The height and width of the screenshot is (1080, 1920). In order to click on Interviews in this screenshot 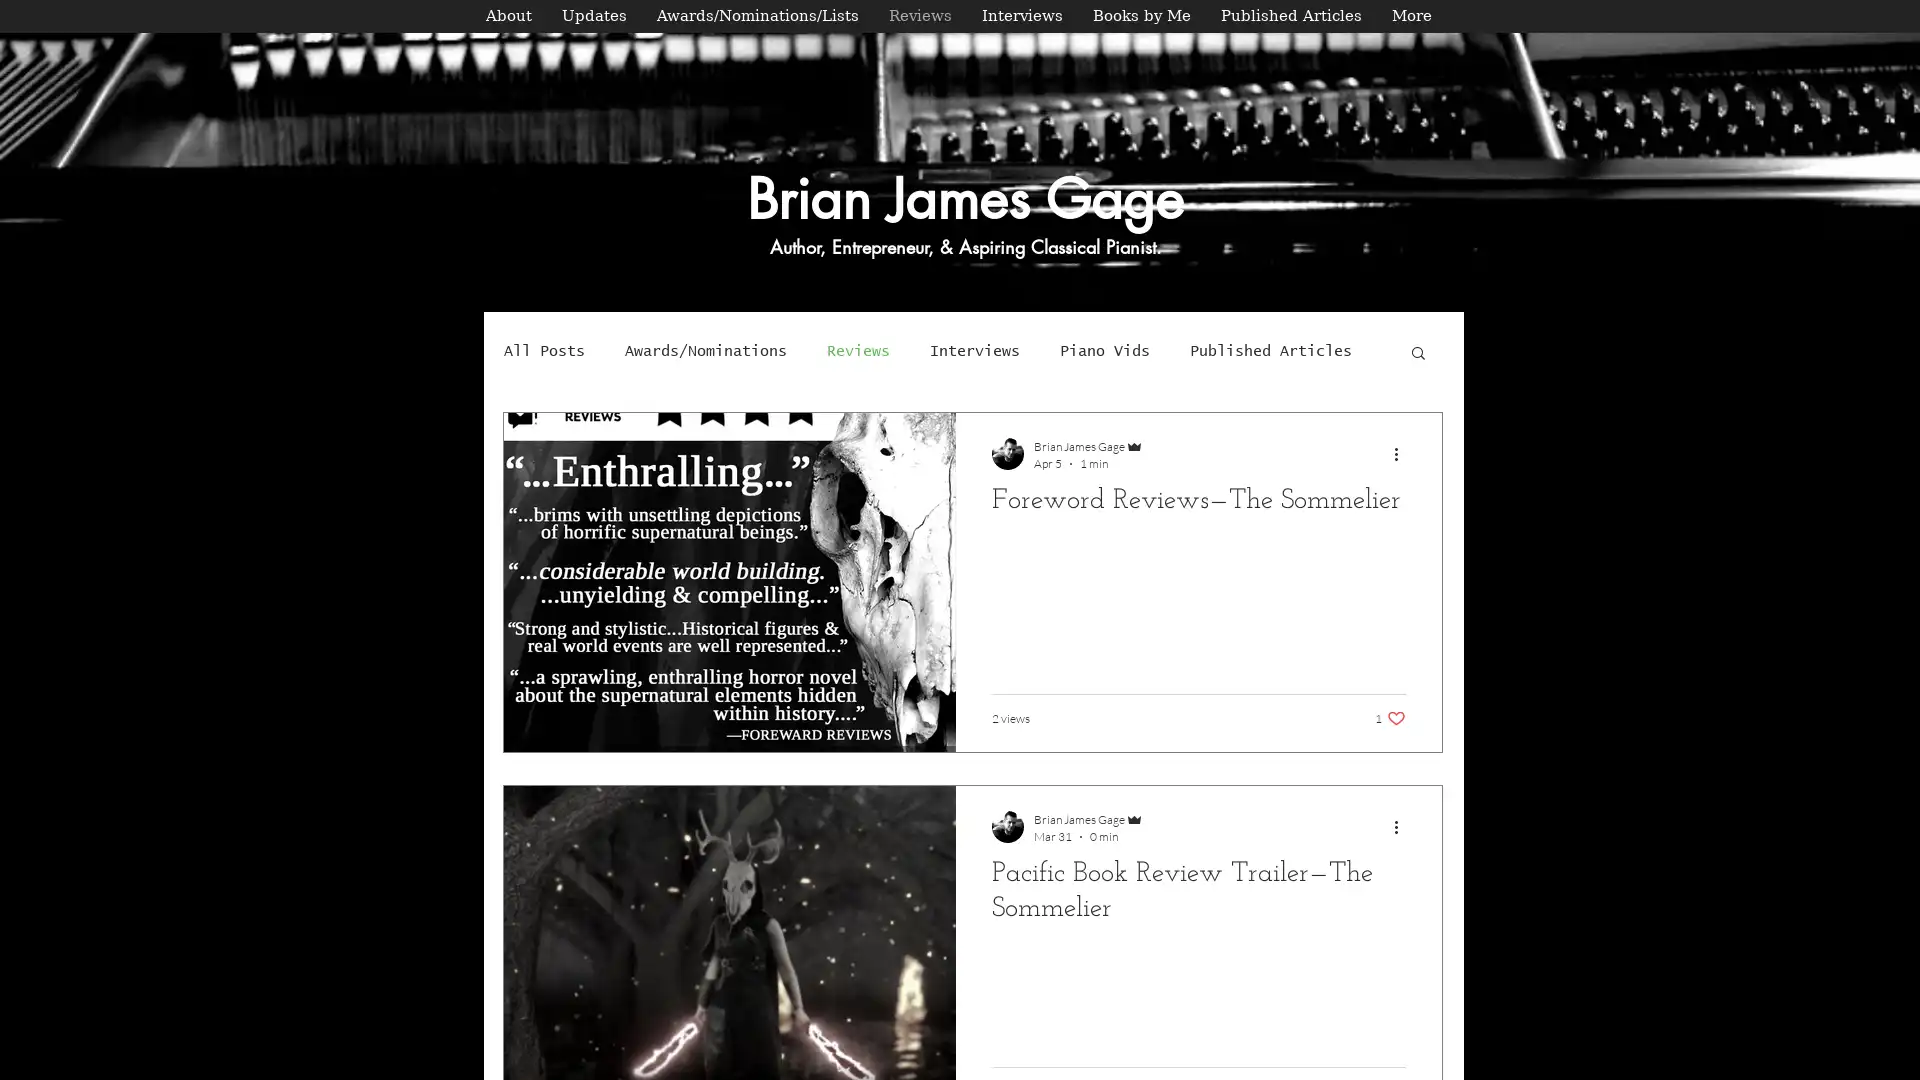, I will do `click(974, 350)`.